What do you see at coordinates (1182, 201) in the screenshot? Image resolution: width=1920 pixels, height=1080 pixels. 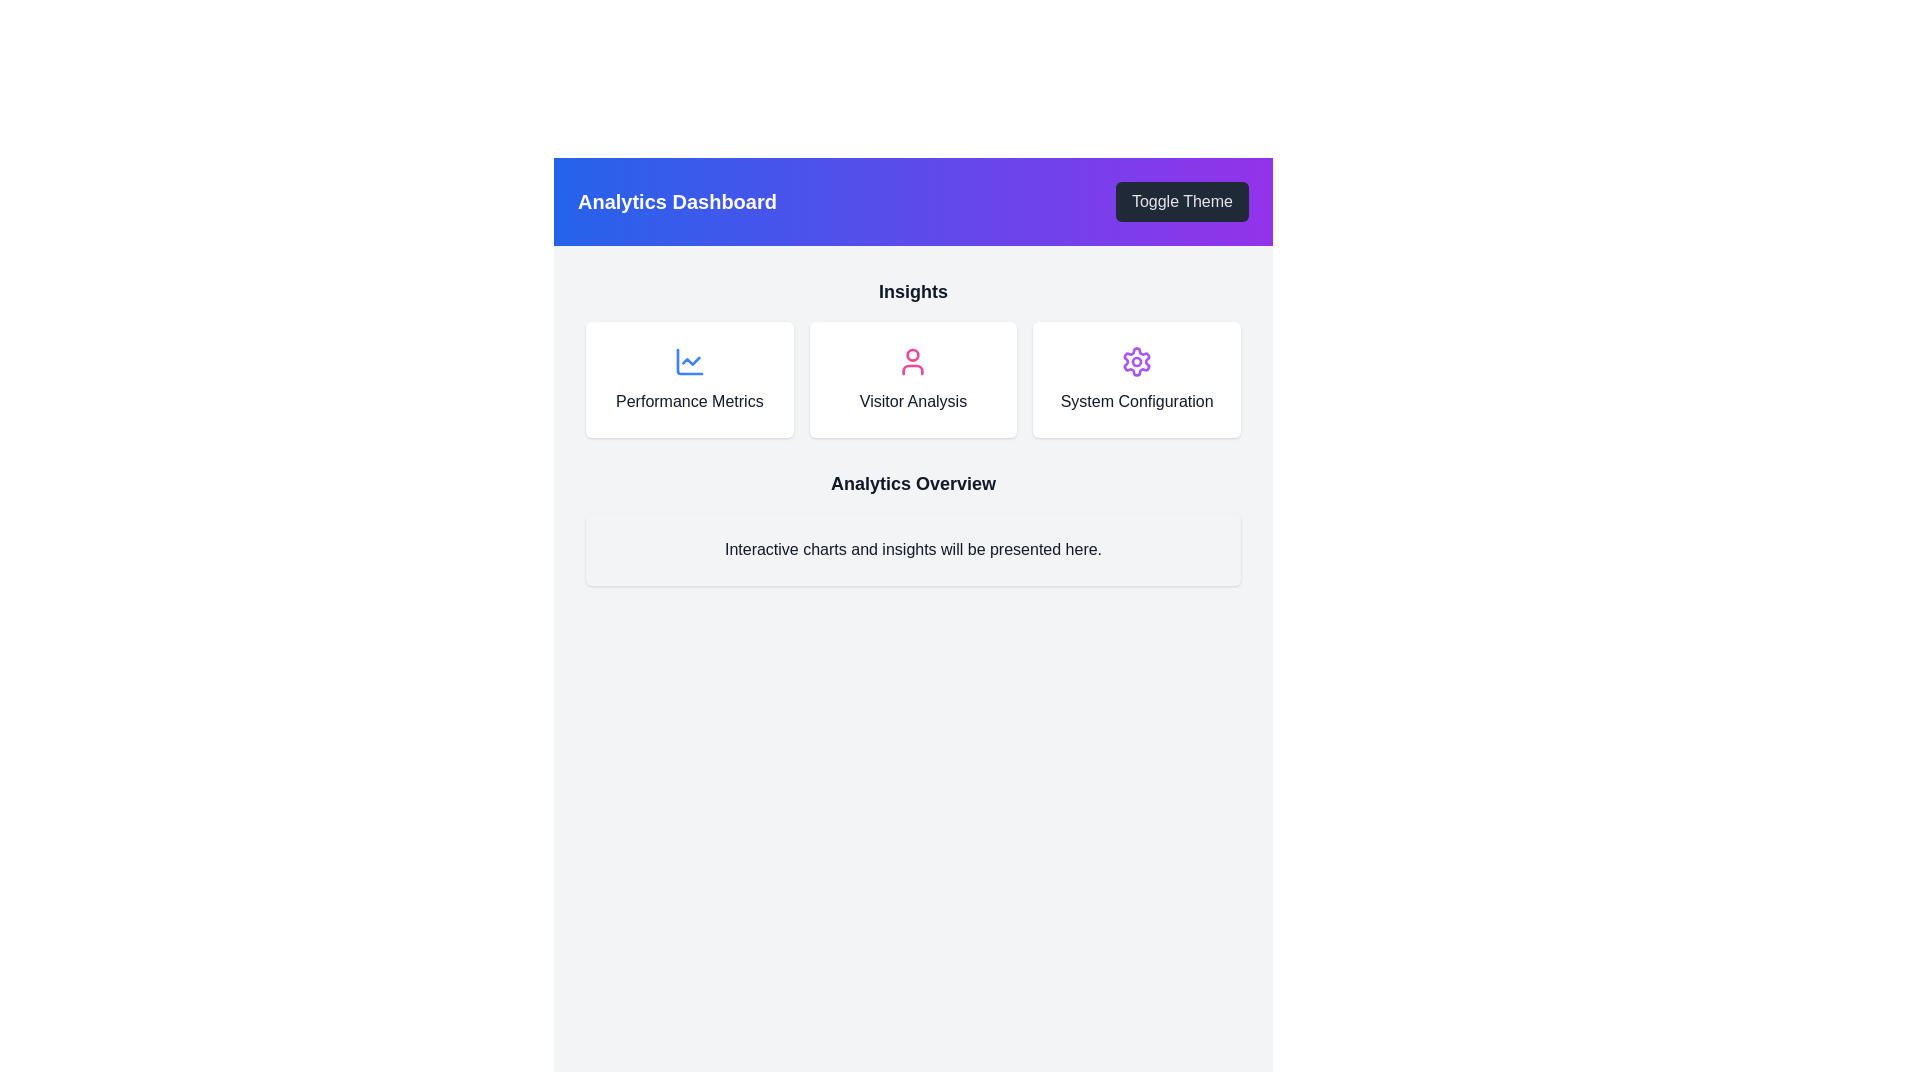 I see `the 'Toggle Theme' button, which is a rectangular button with rounded corners and a dark gray background, located in the header section aligned to the right of the 'Analytics Dashboard' text` at bounding box center [1182, 201].